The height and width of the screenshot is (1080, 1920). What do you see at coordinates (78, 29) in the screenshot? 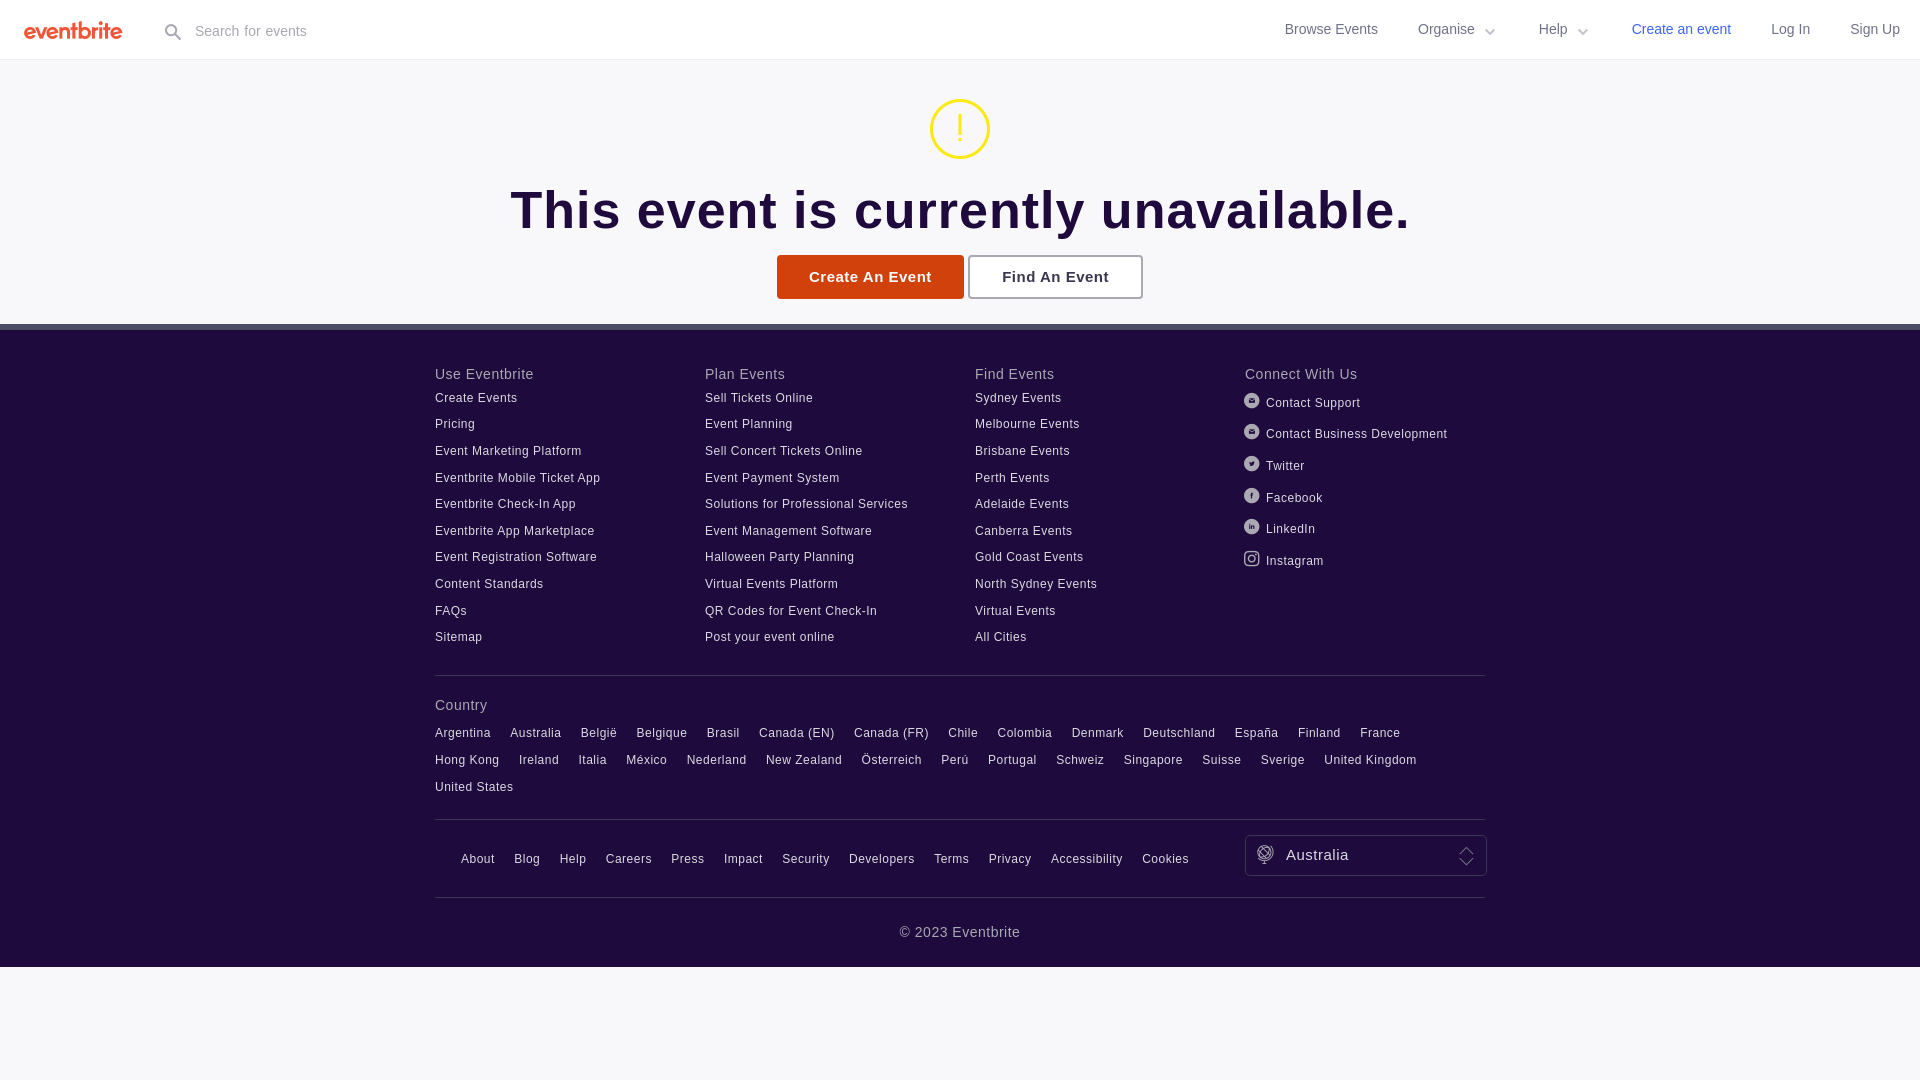
I see `'Eventbrite'` at bounding box center [78, 29].